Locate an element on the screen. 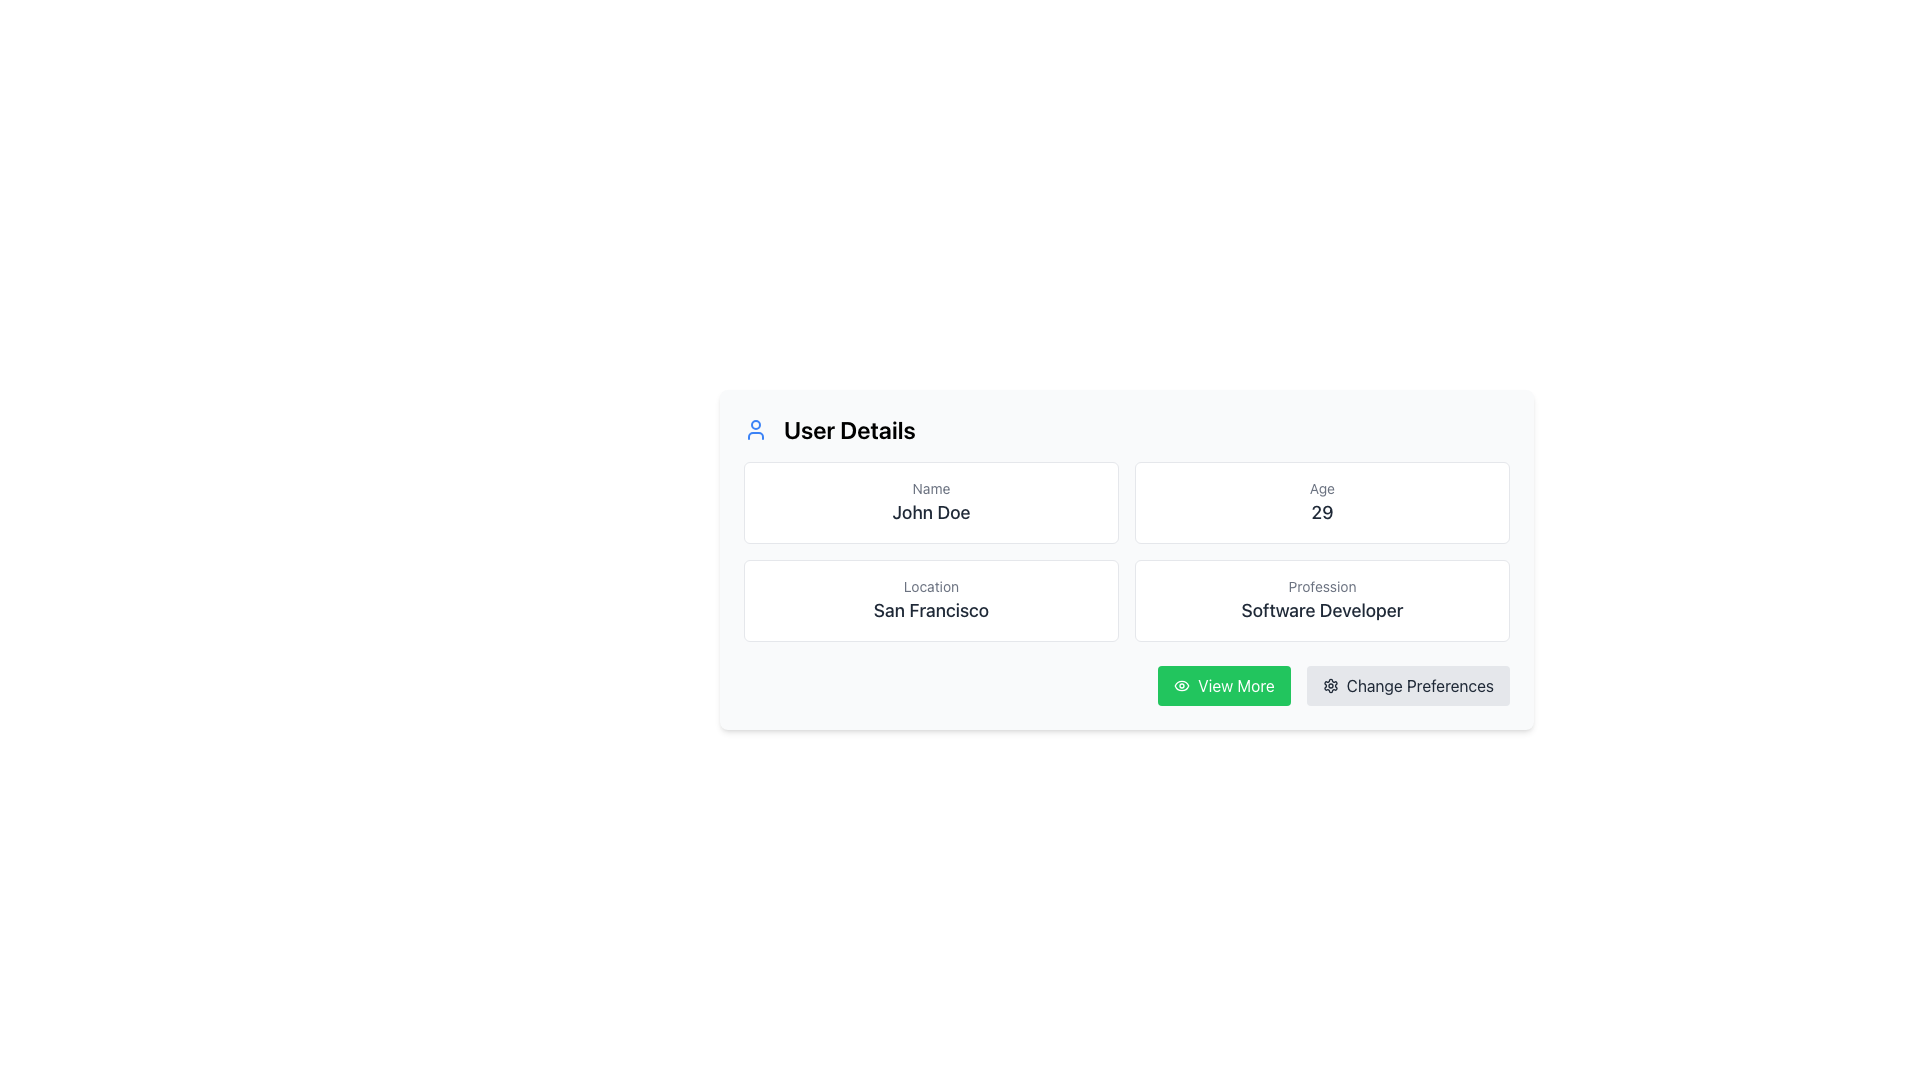  the small-sized text label reading 'Age' that is centrally aligned above the number '29' in the 'Age29' card is located at coordinates (1322, 489).